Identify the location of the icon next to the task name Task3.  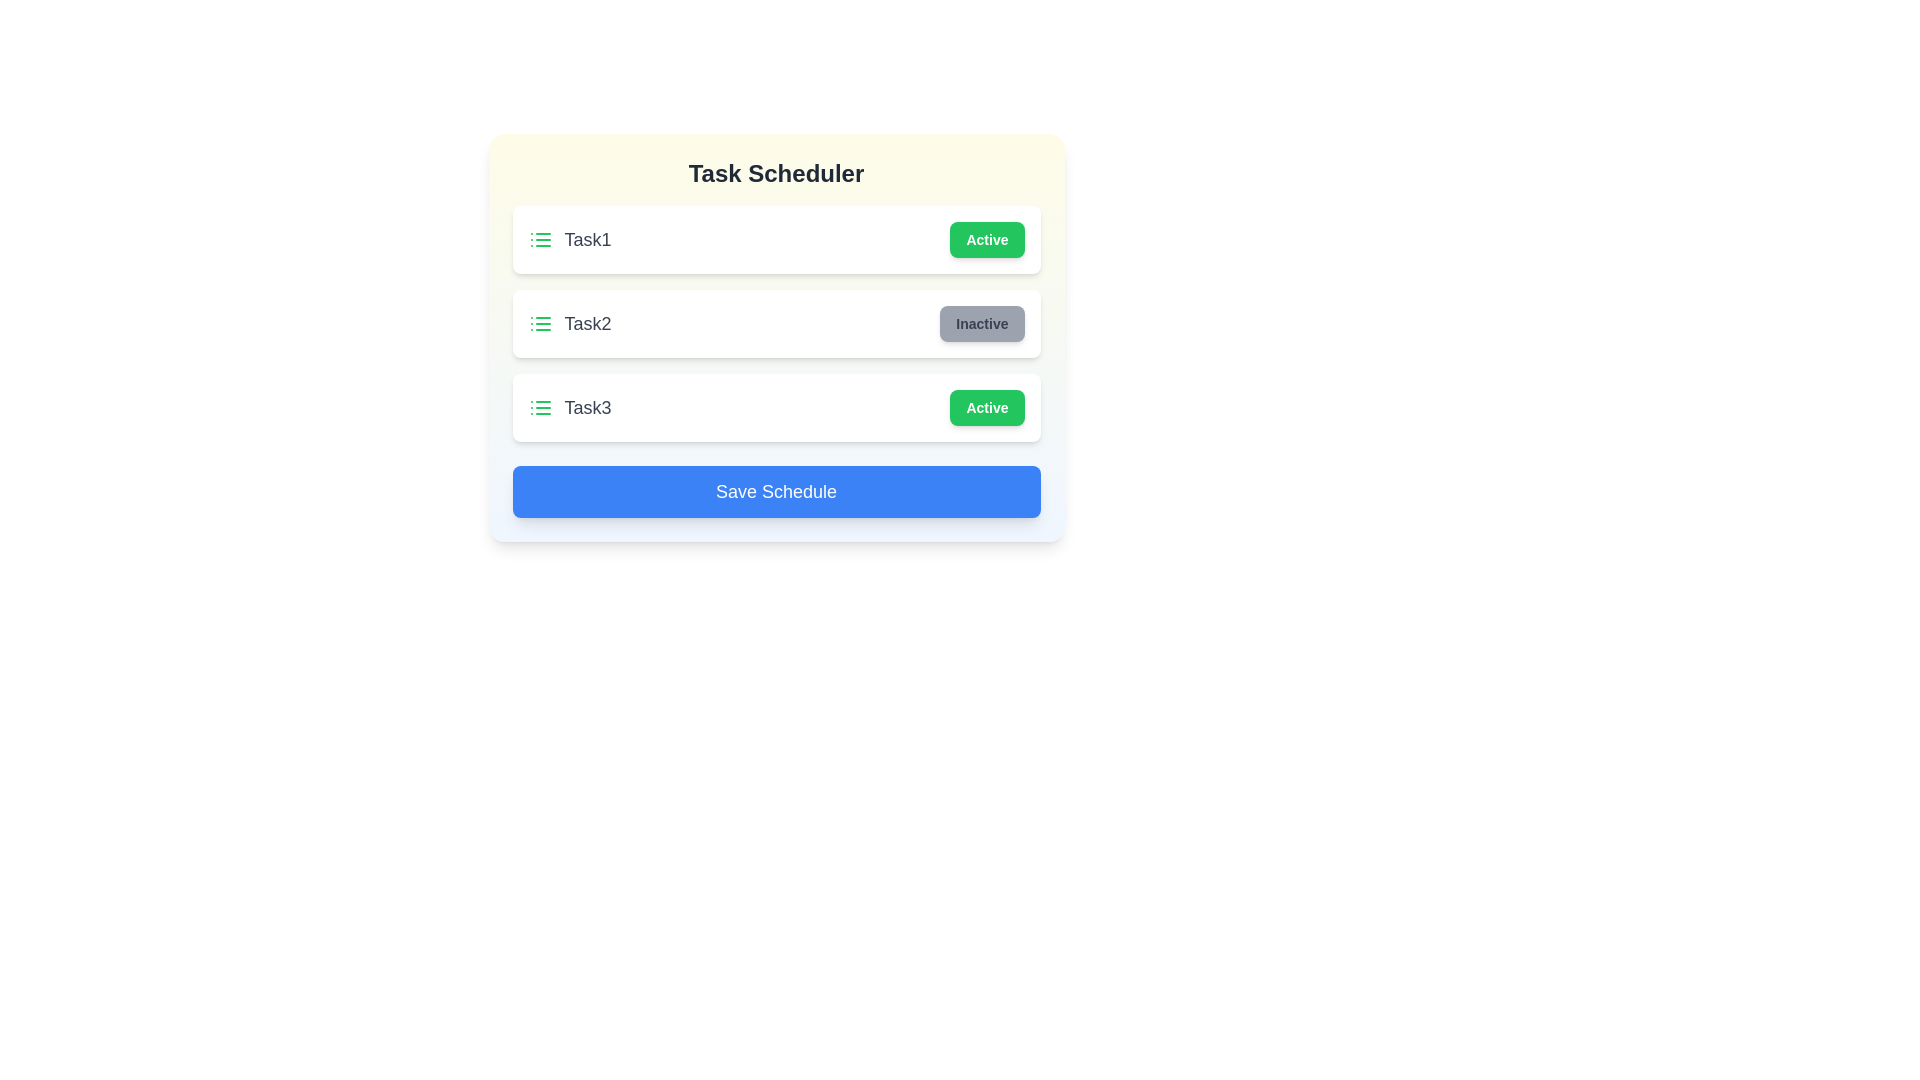
(540, 407).